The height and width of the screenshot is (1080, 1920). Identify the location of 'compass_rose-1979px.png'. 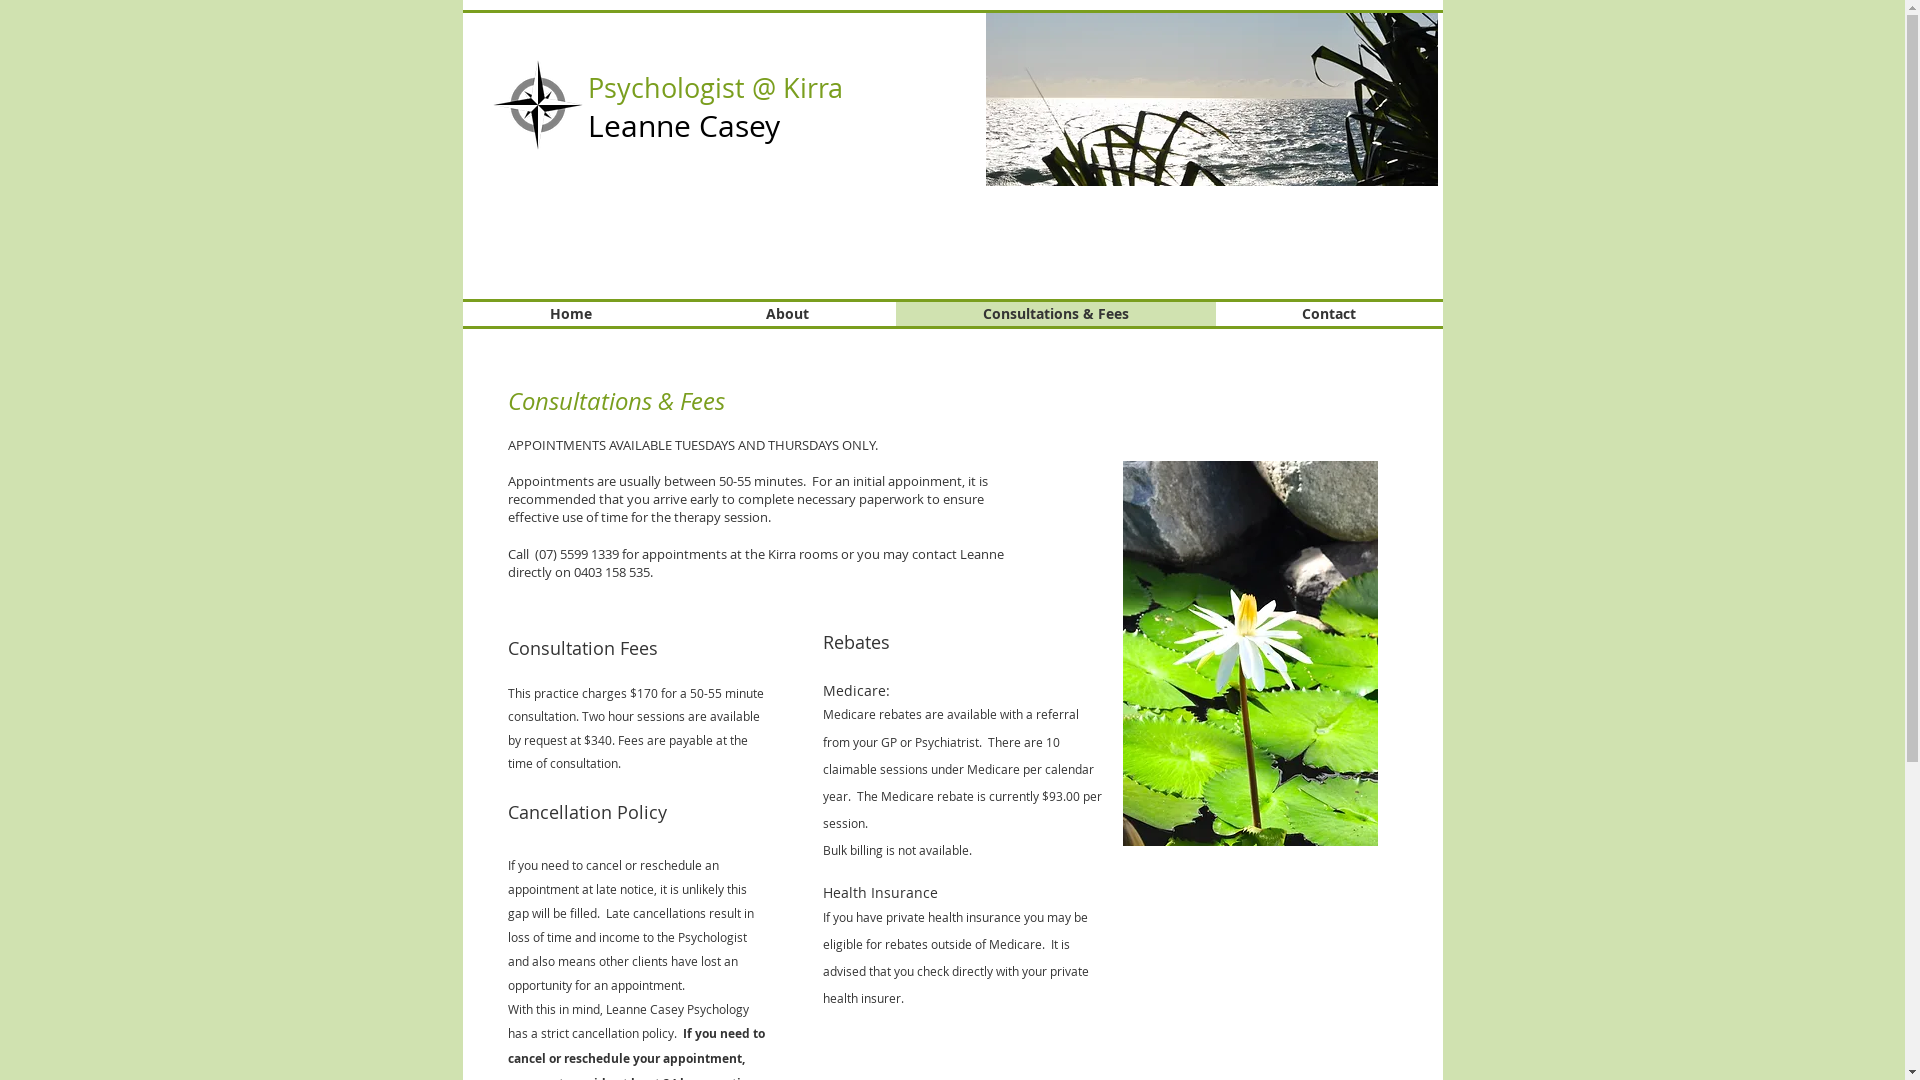
(537, 104).